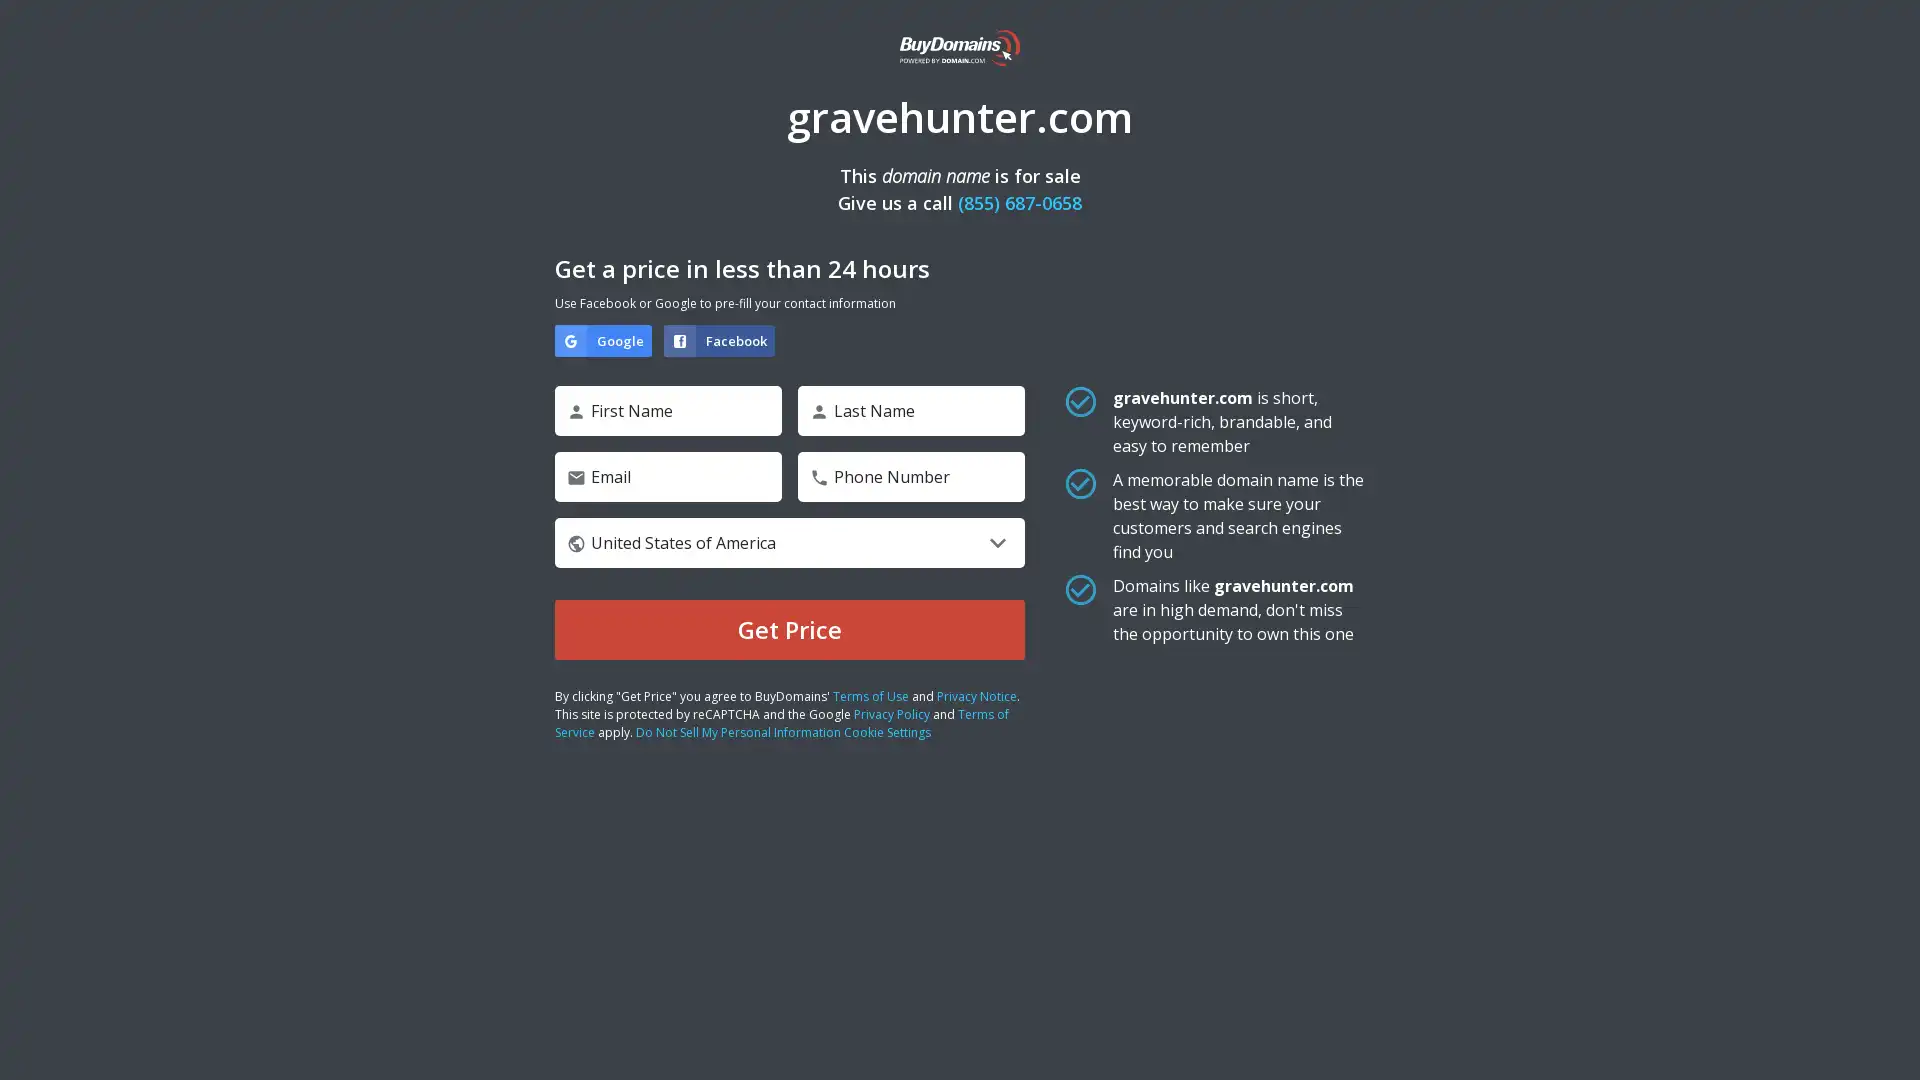  What do you see at coordinates (789, 628) in the screenshot?
I see `Get Price` at bounding box center [789, 628].